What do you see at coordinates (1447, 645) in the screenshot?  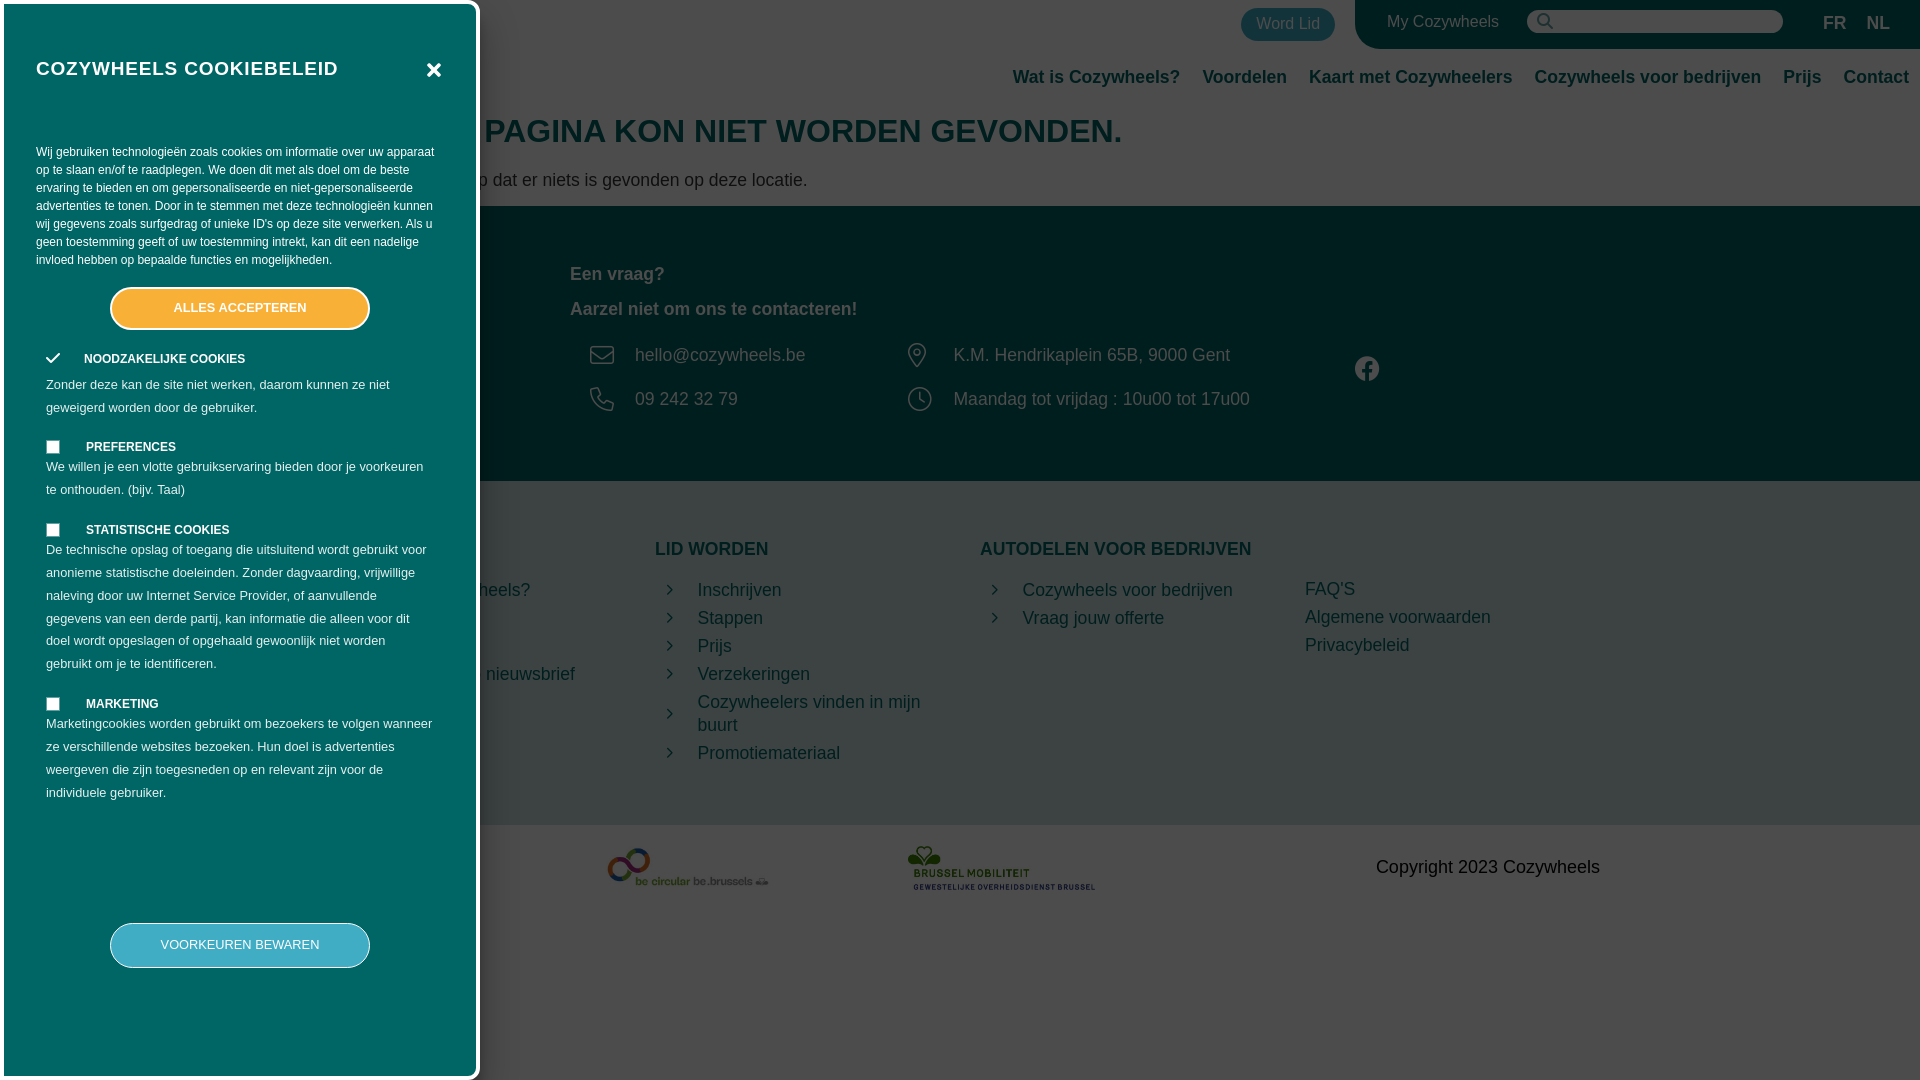 I see `'Privacybeleid'` at bounding box center [1447, 645].